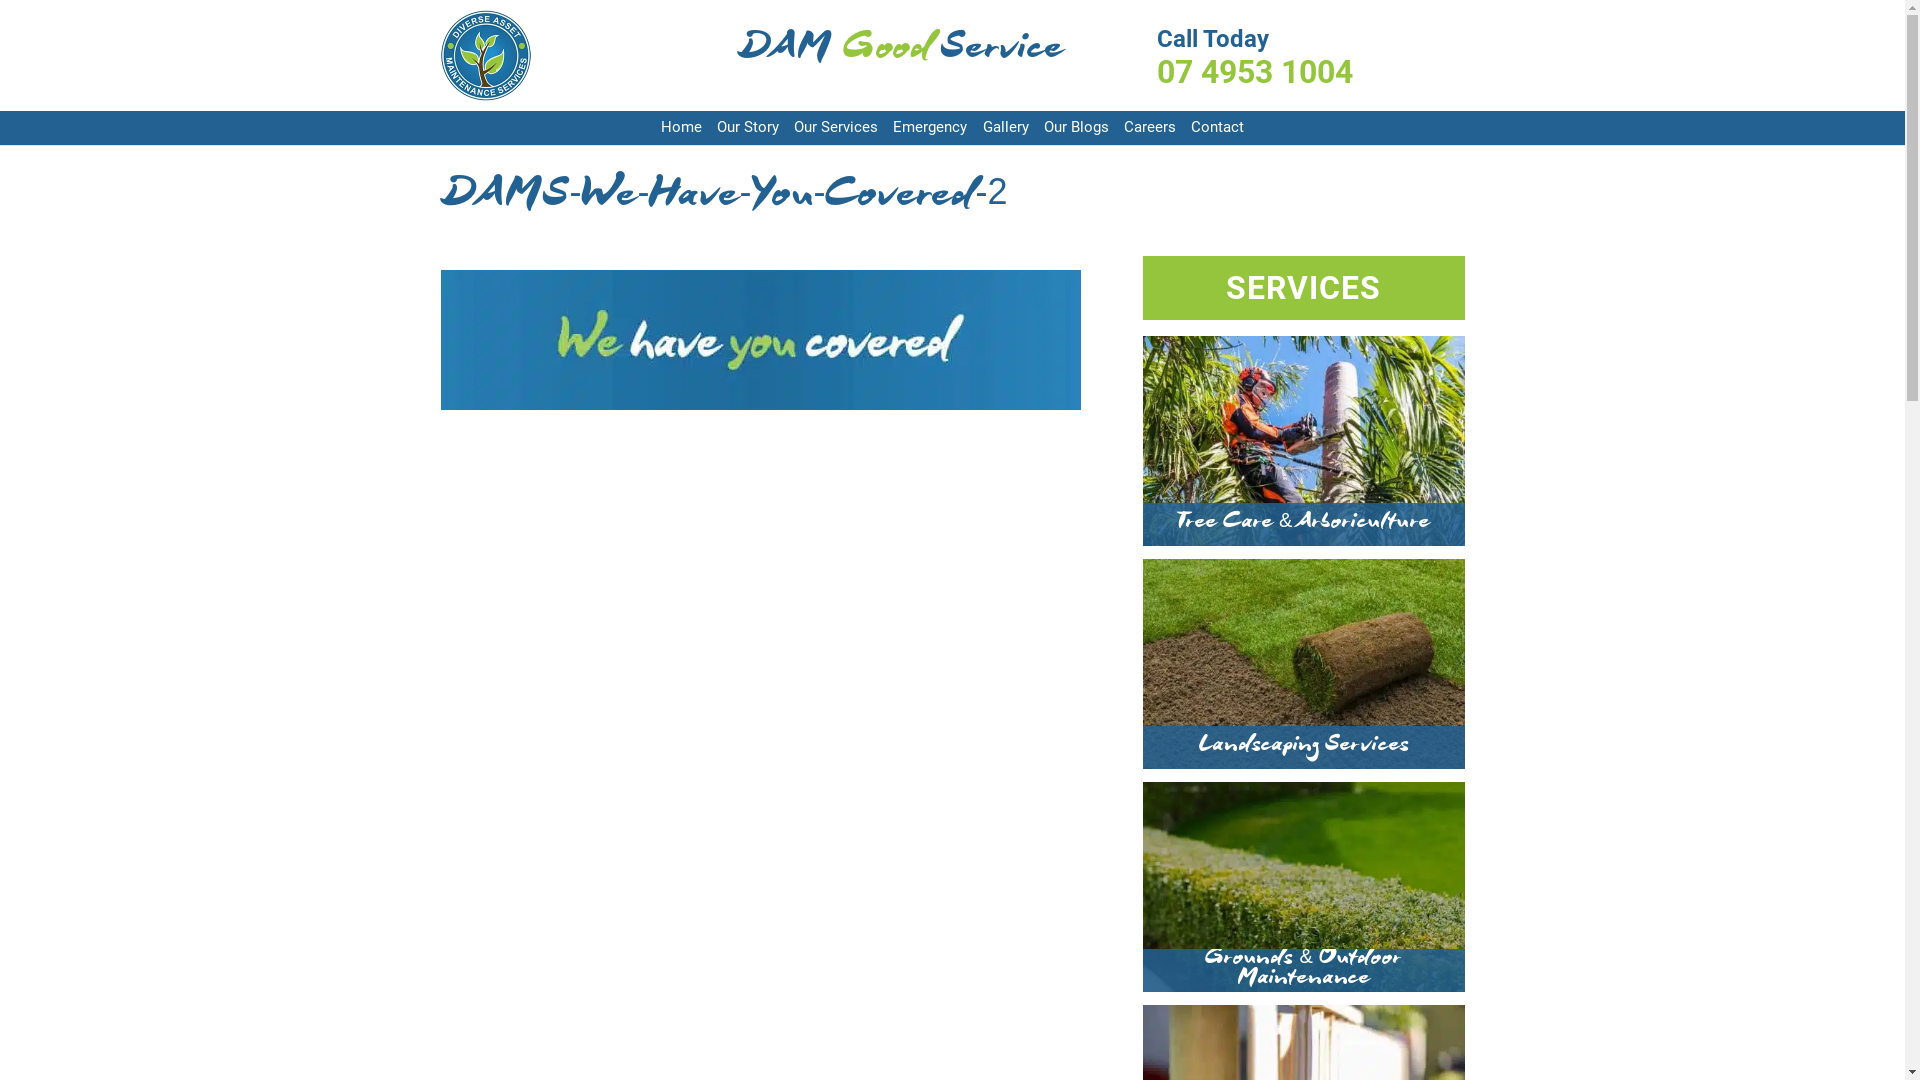 The height and width of the screenshot is (1080, 1920). I want to click on 'Careers', so click(1150, 128).